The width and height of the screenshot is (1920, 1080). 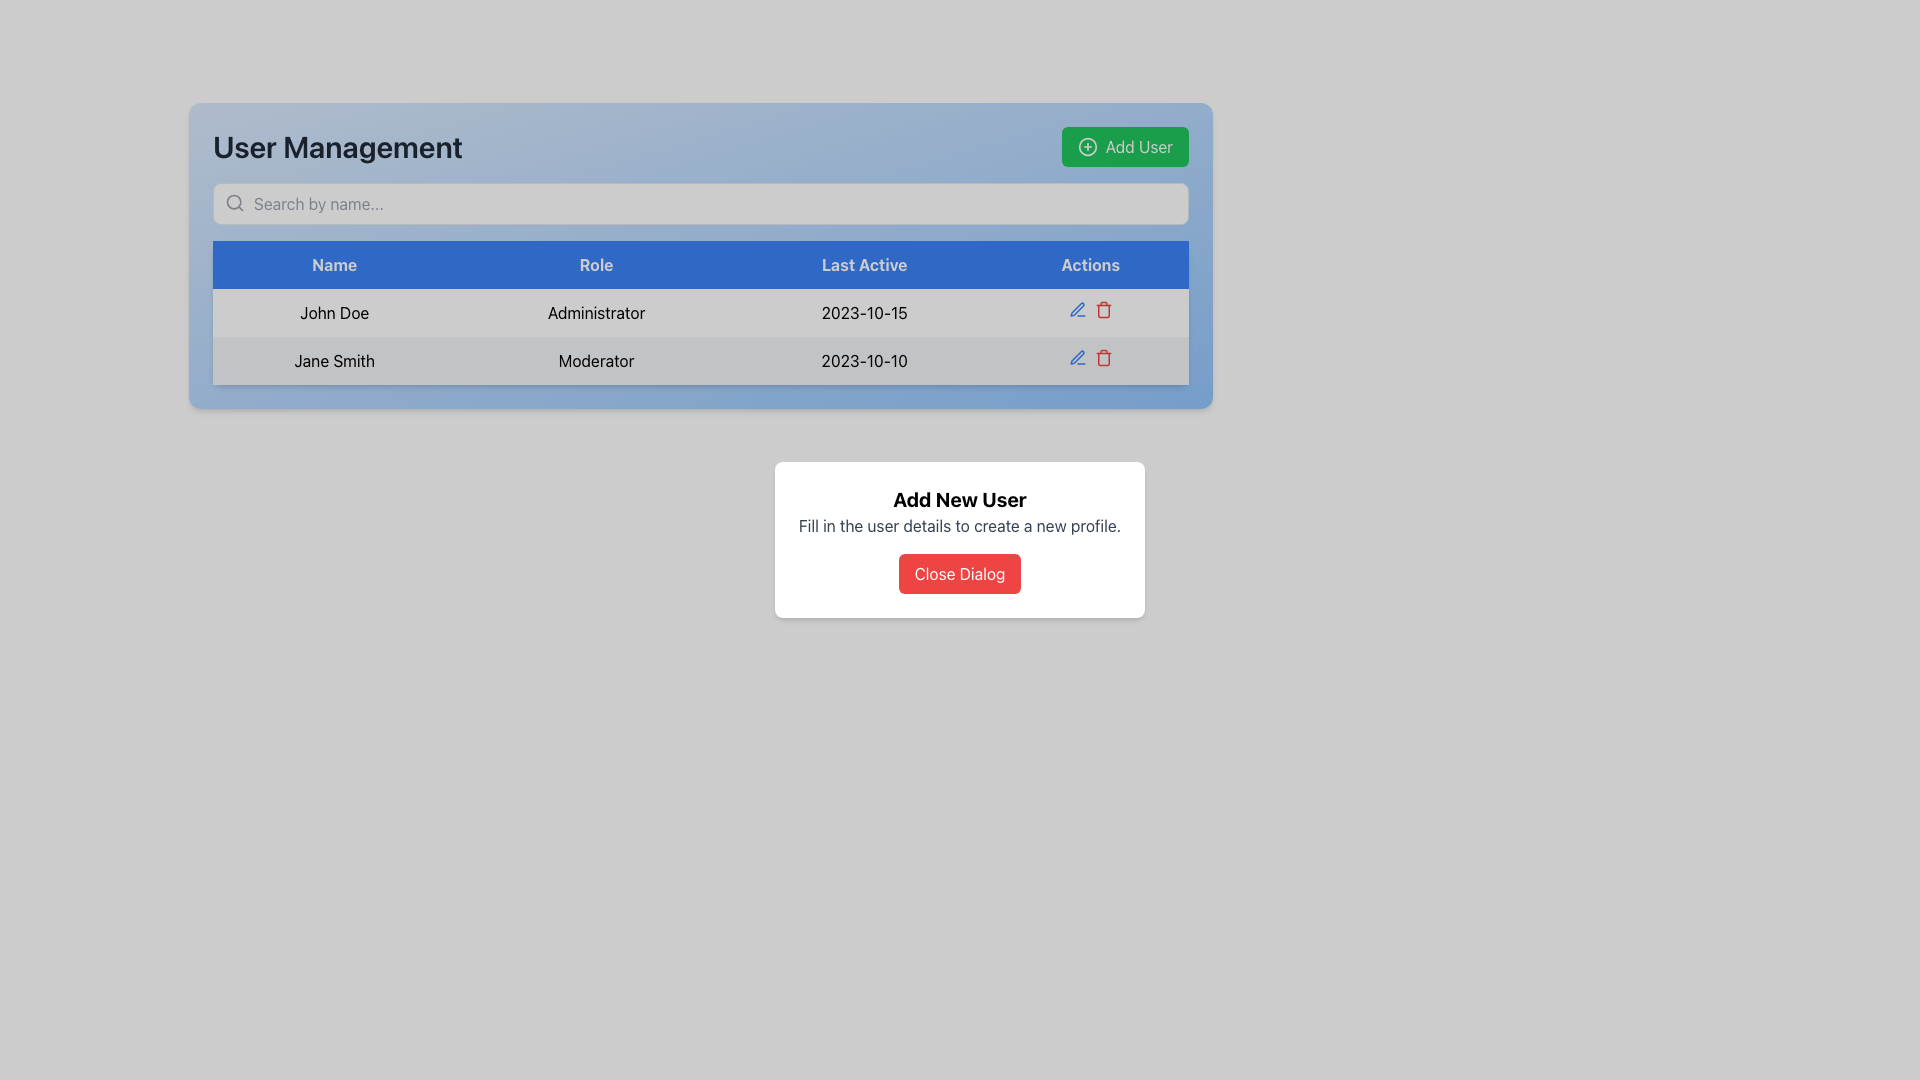 I want to click on the decorative circular SVG graphic that is part of the magnifying glass icon located to the left of the search bar in the 'User Management' interface, so click(x=234, y=202).